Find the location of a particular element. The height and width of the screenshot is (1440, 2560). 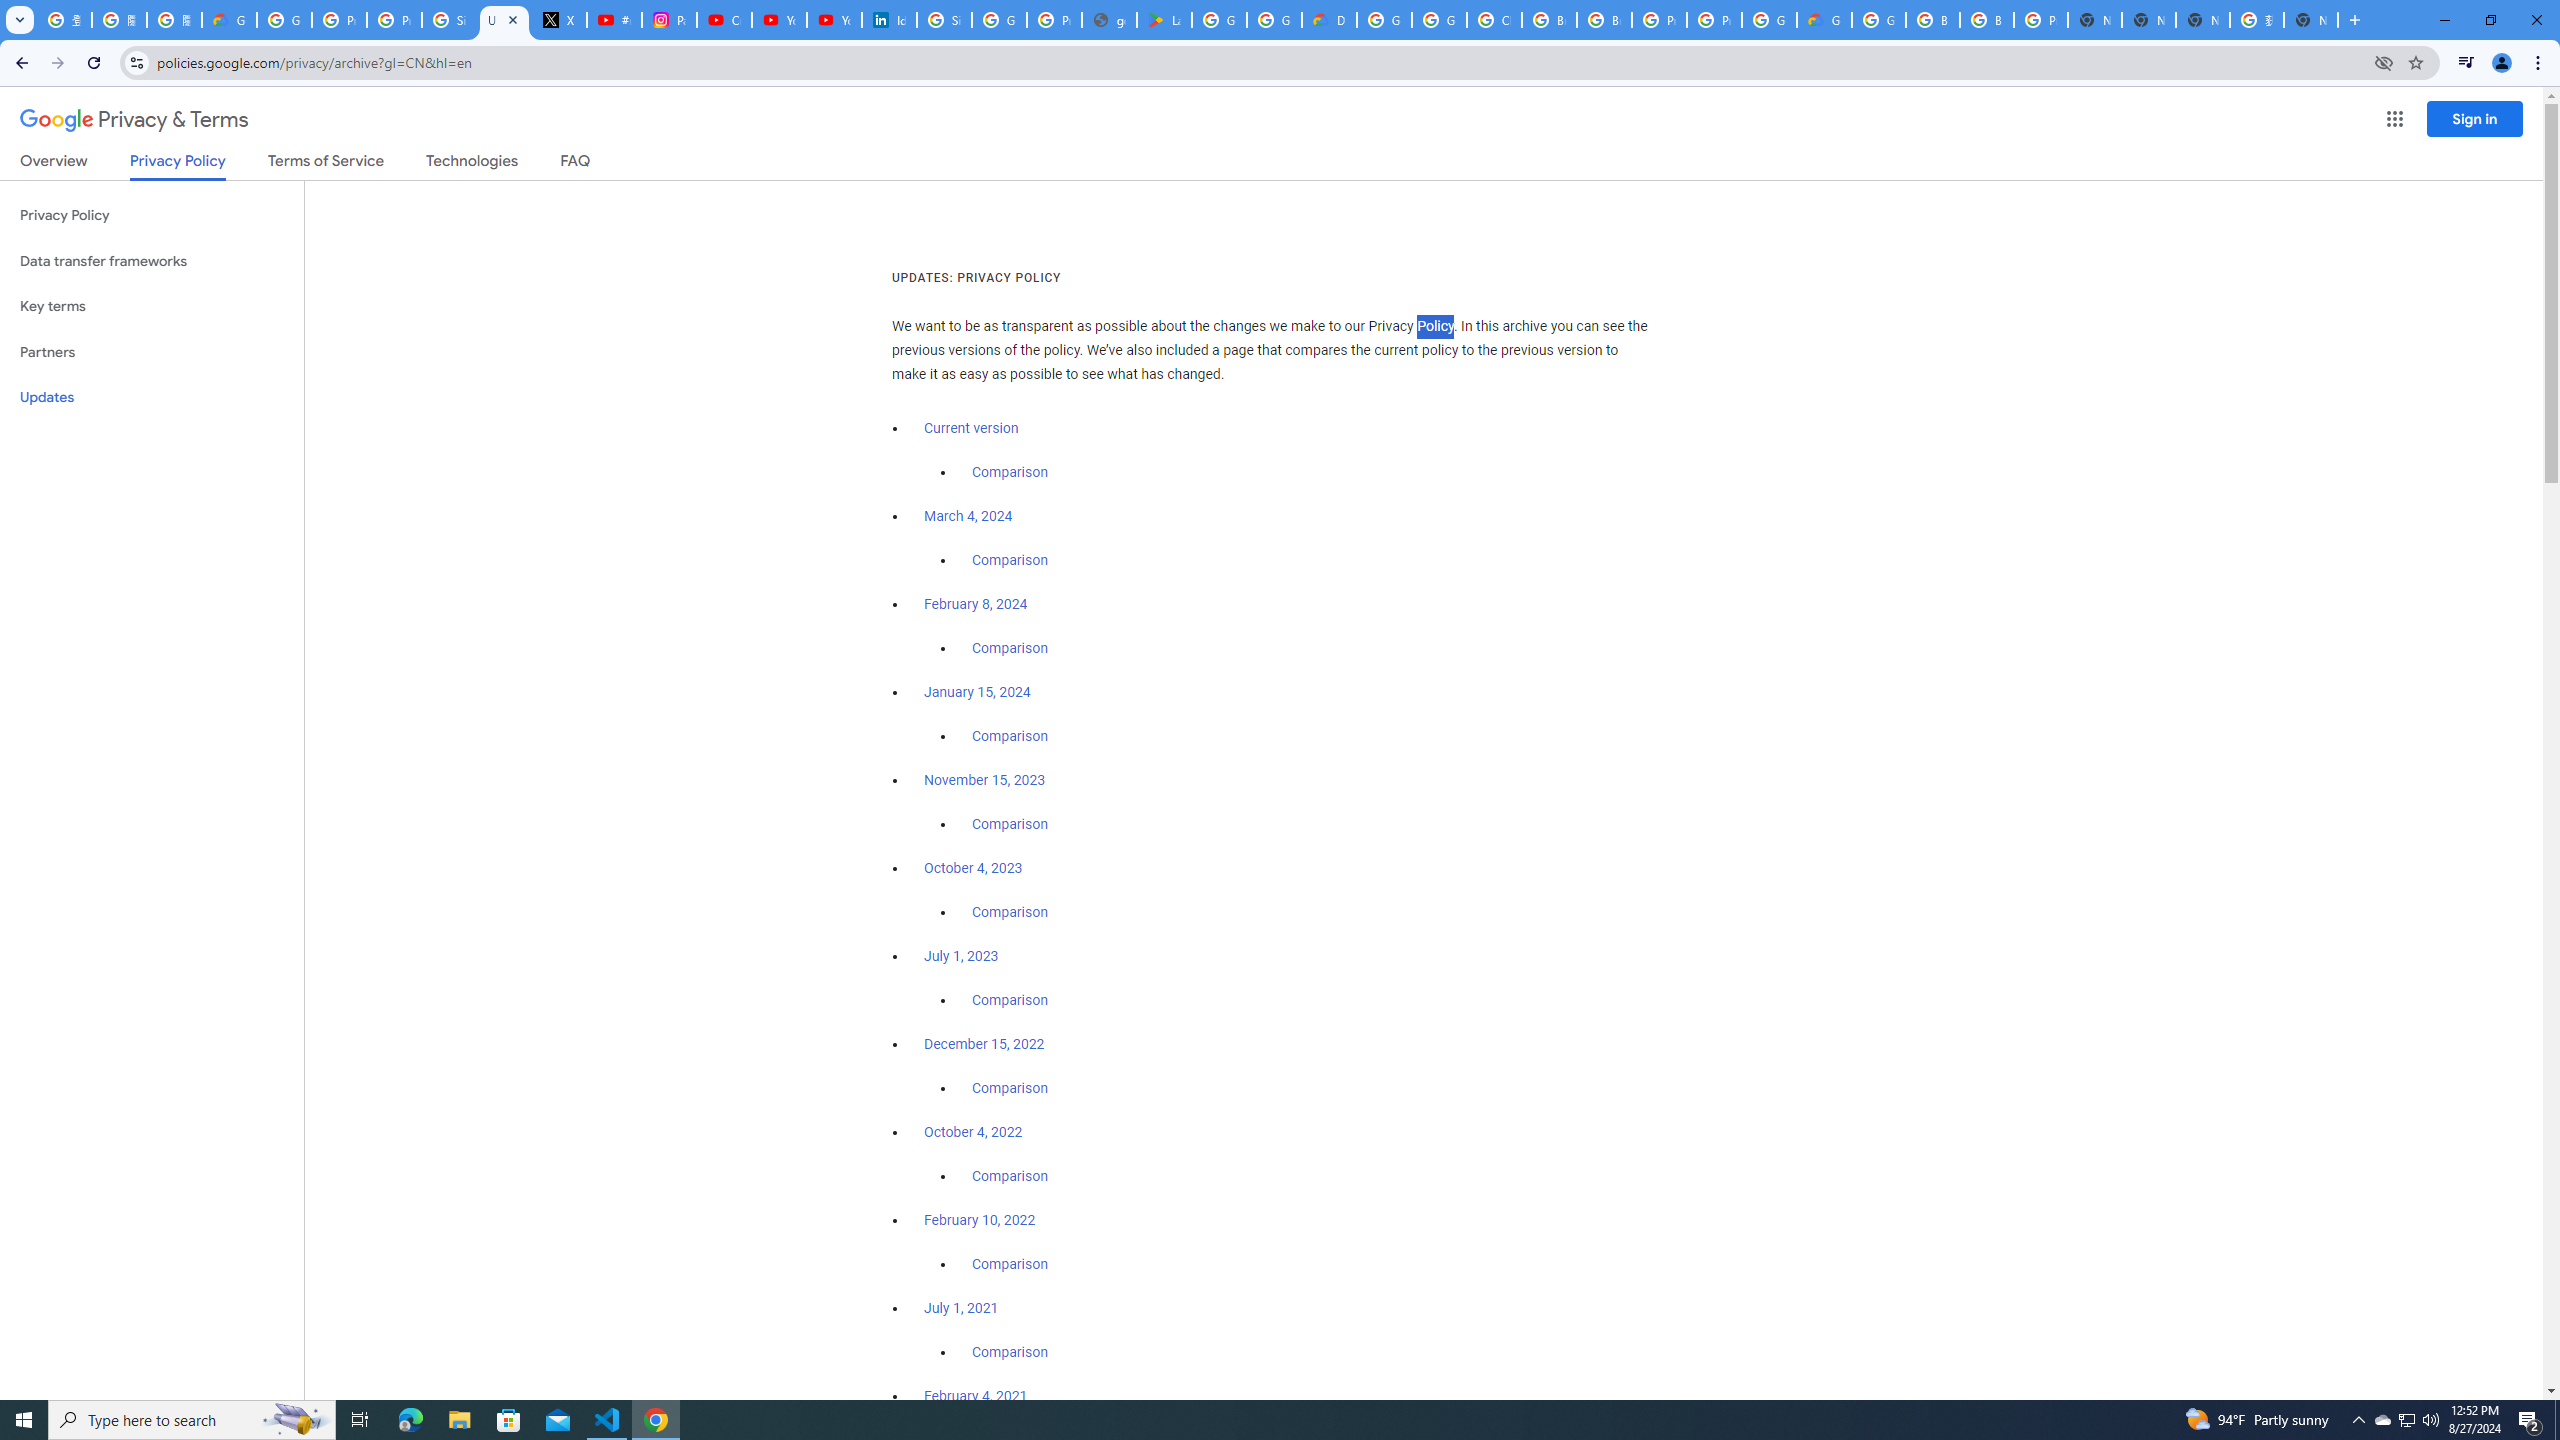

'February 10, 2022' is located at coordinates (979, 1218).